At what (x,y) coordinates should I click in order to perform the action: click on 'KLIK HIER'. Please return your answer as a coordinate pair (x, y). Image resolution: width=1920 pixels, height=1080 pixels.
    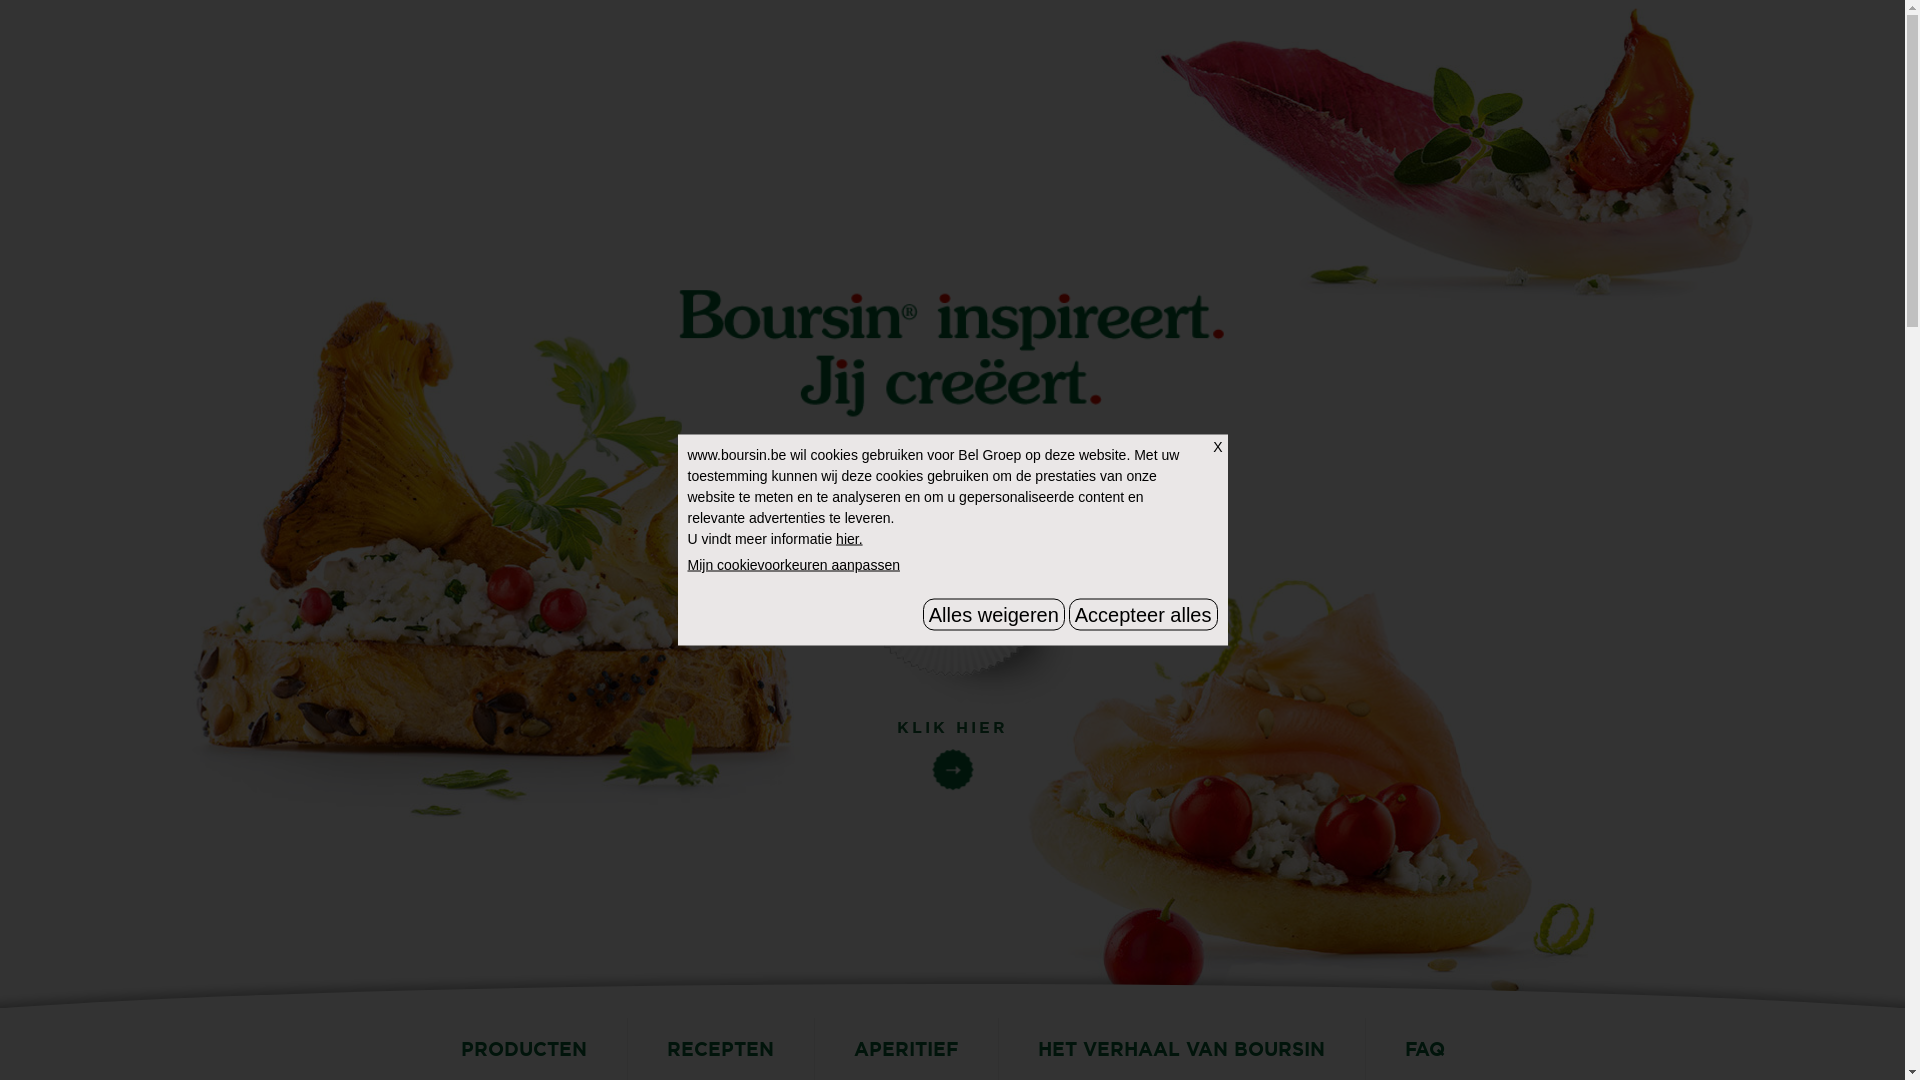
    Looking at the image, I should click on (952, 744).